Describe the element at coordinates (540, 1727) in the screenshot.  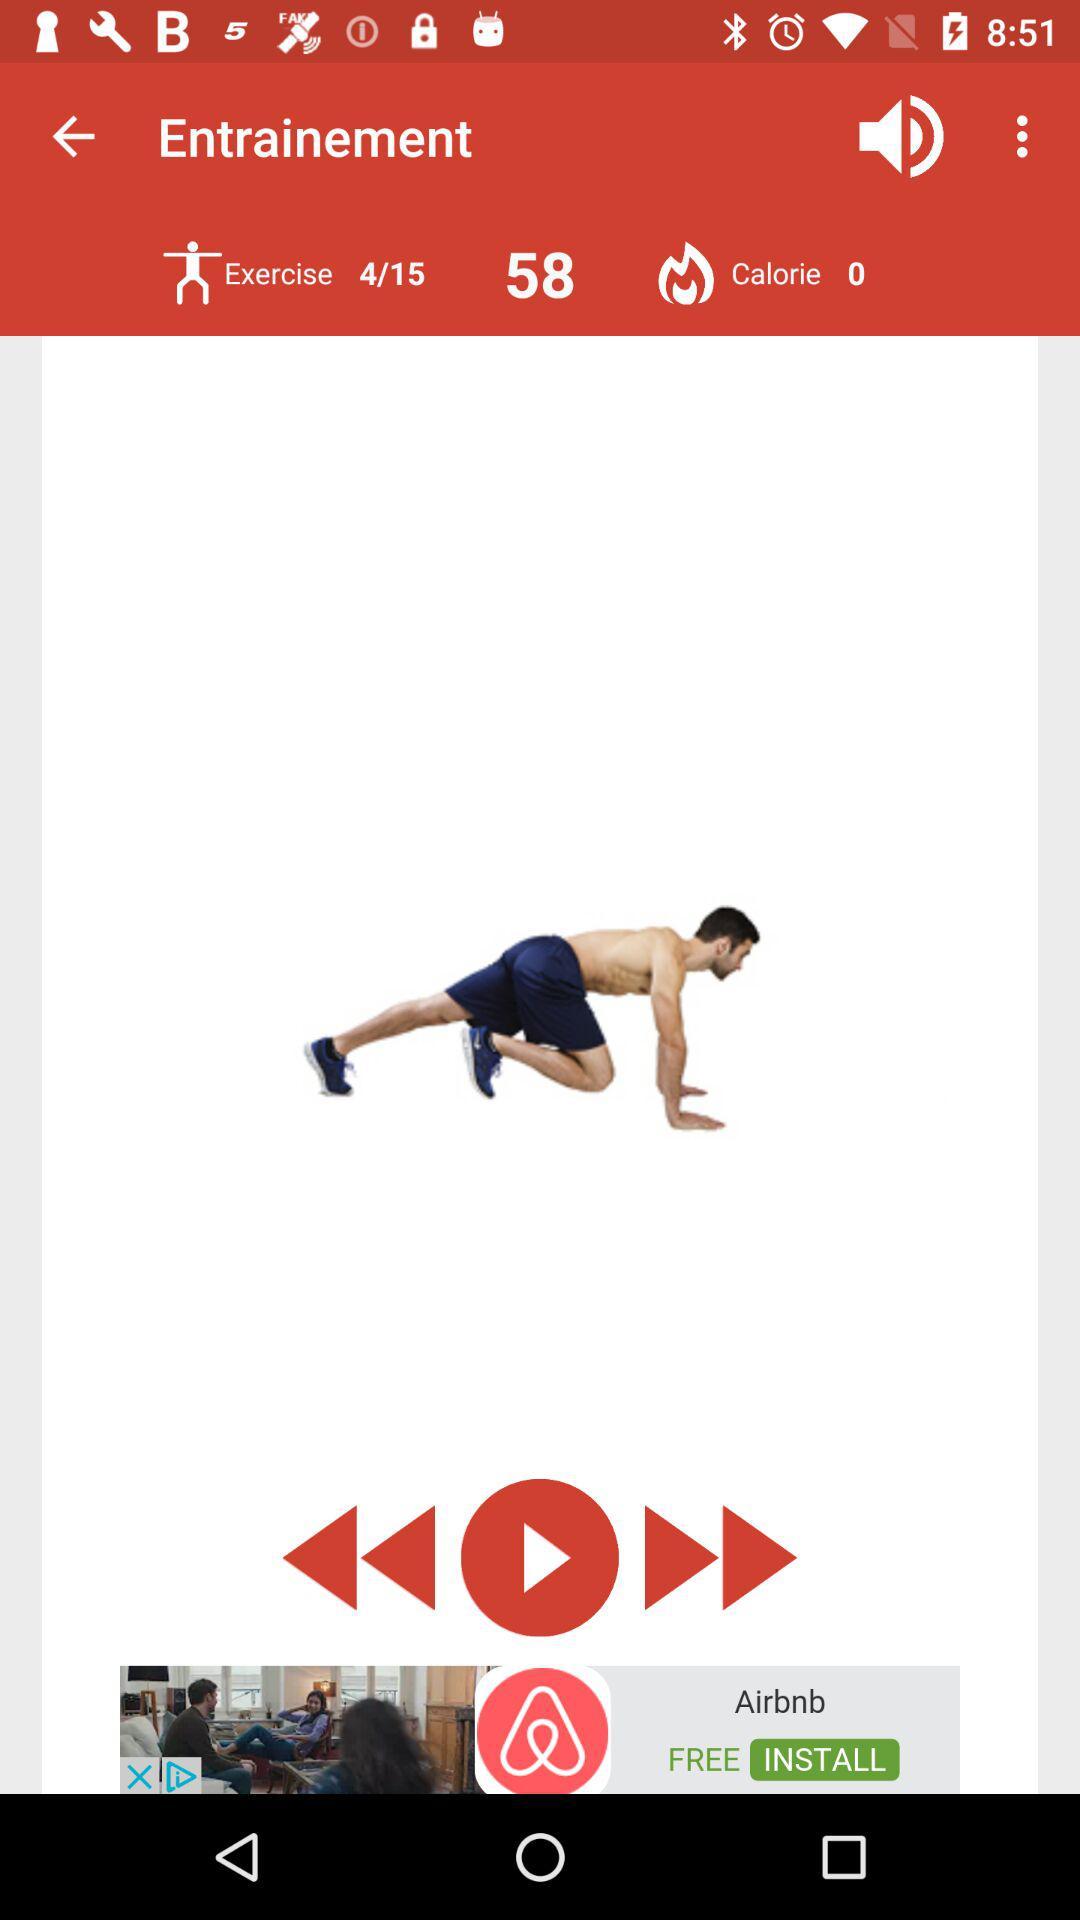
I see `advertisement` at that location.